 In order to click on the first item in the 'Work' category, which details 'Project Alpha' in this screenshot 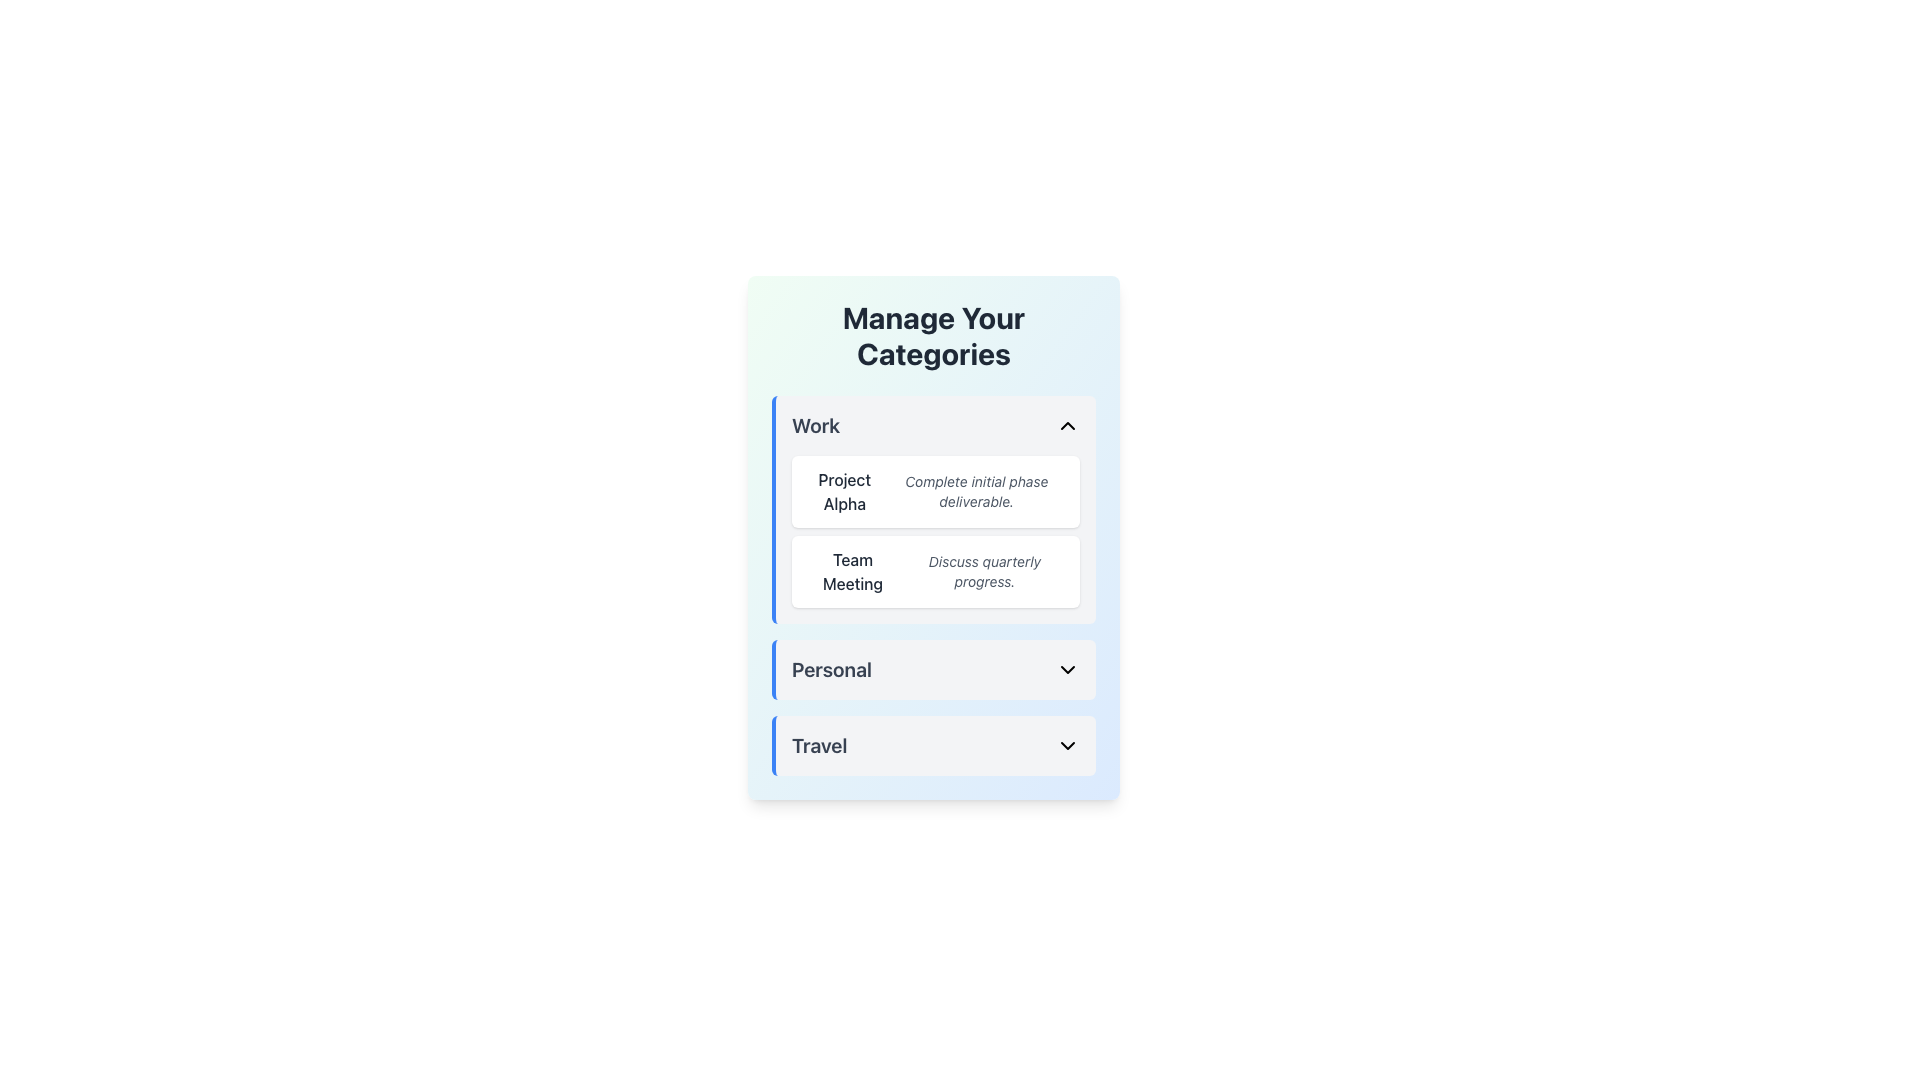, I will do `click(933, 508)`.